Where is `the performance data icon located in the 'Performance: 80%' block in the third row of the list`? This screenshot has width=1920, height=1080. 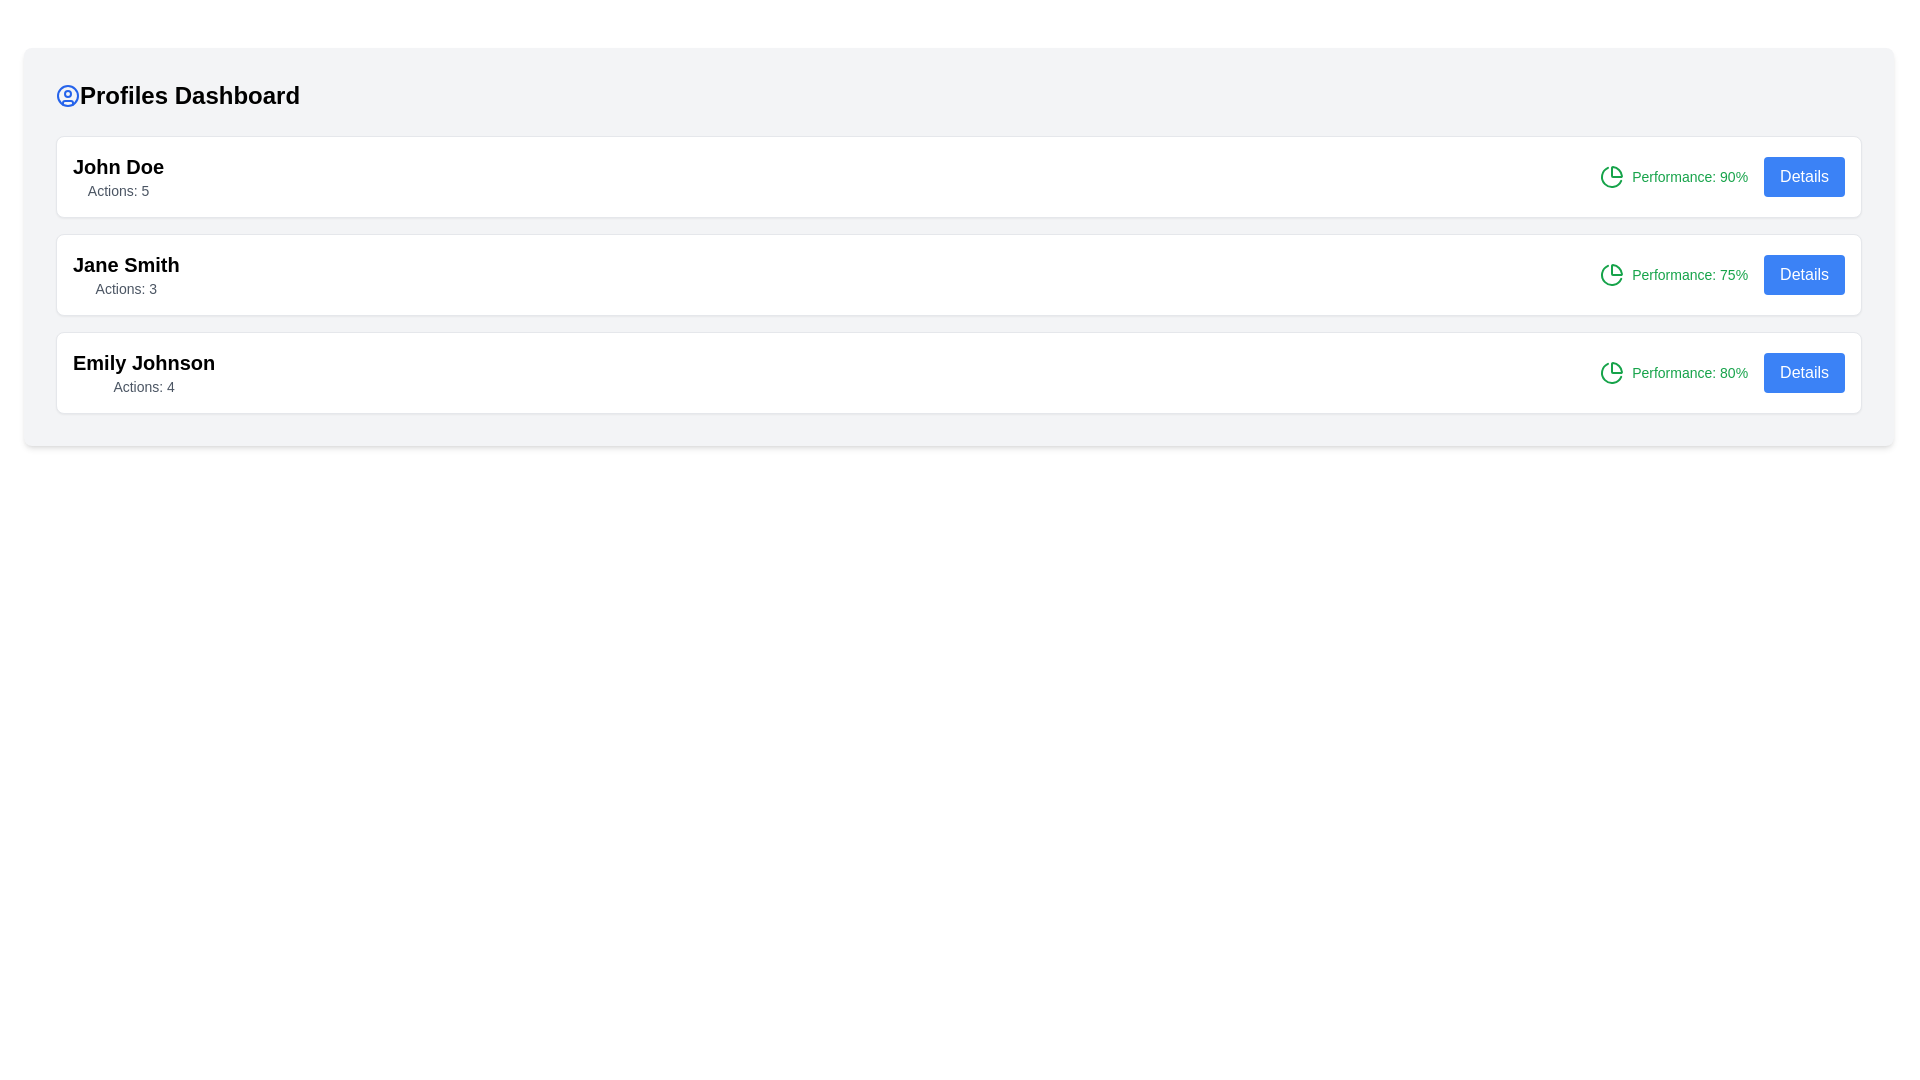
the performance data icon located in the 'Performance: 80%' block in the third row of the list is located at coordinates (1612, 373).